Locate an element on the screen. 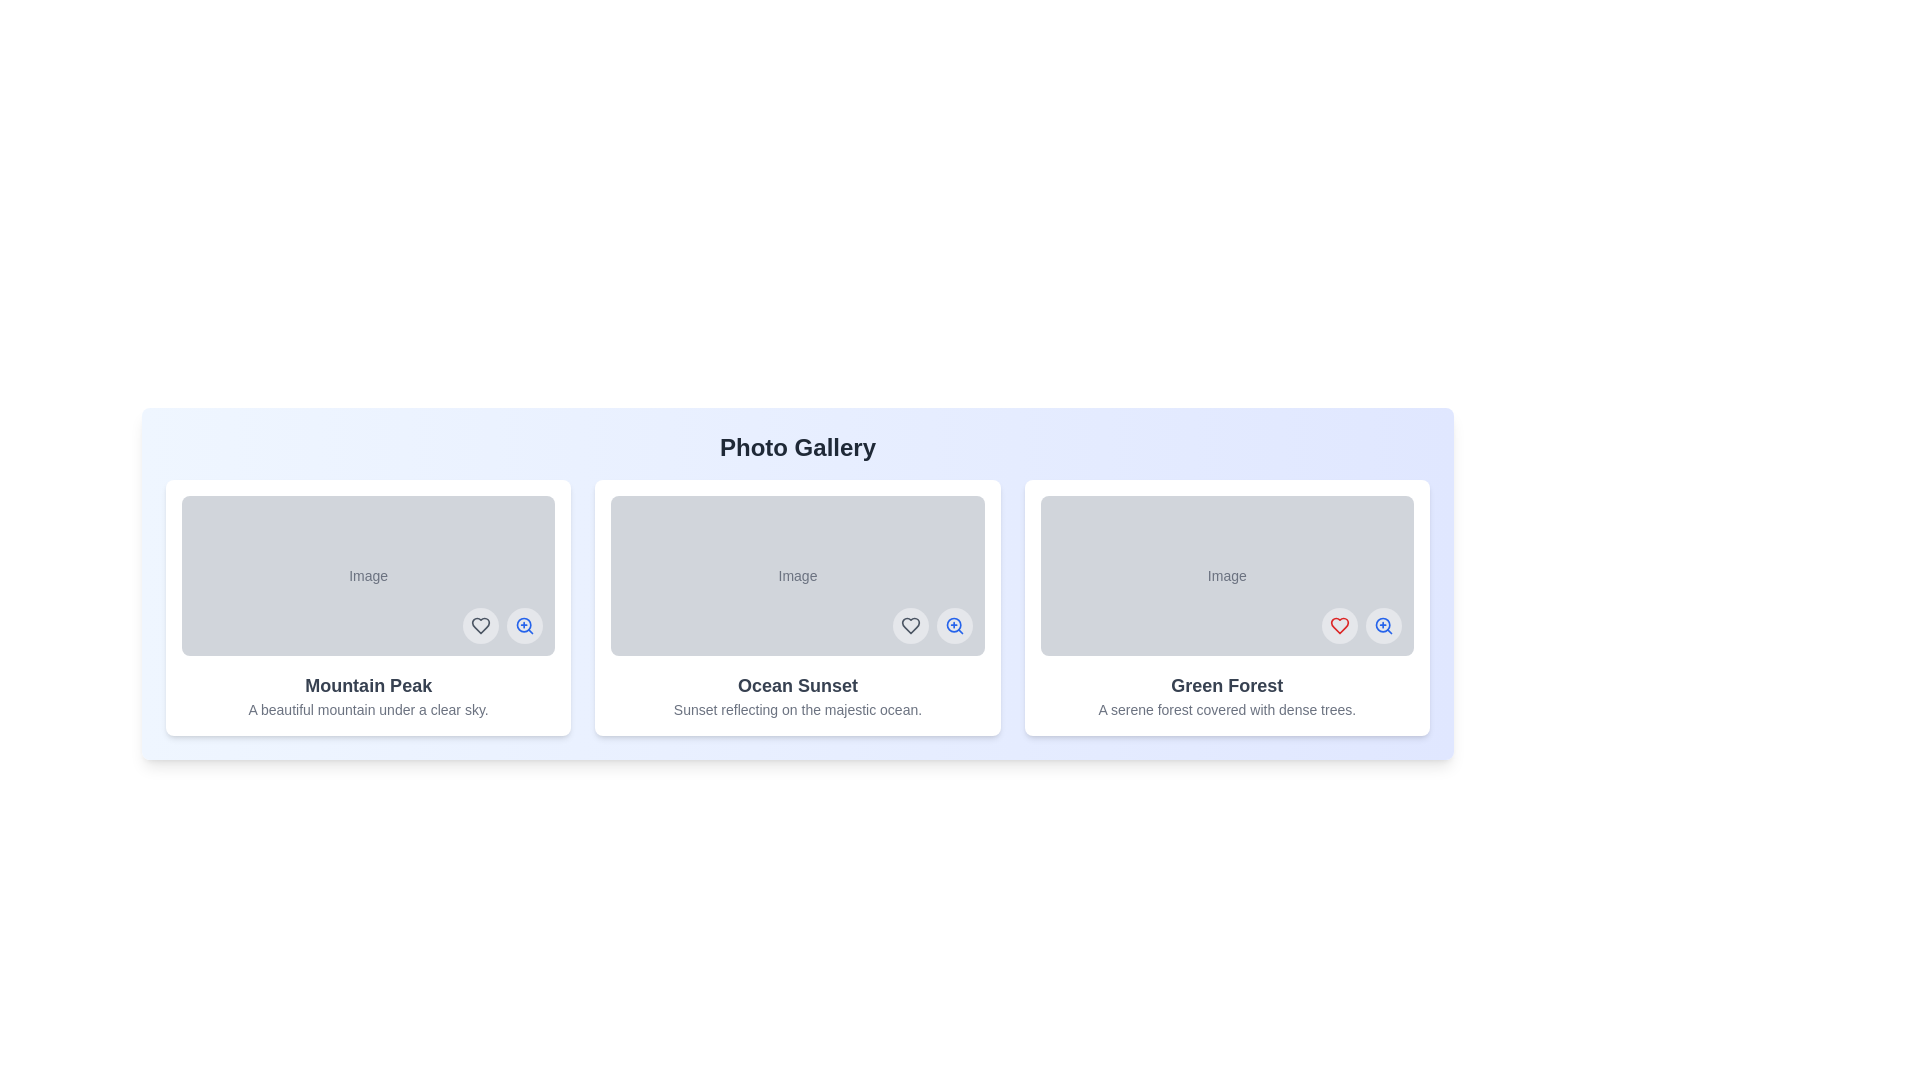 The image size is (1920, 1080). the title of the image titled Mountain Peak to focus on it is located at coordinates (368, 685).